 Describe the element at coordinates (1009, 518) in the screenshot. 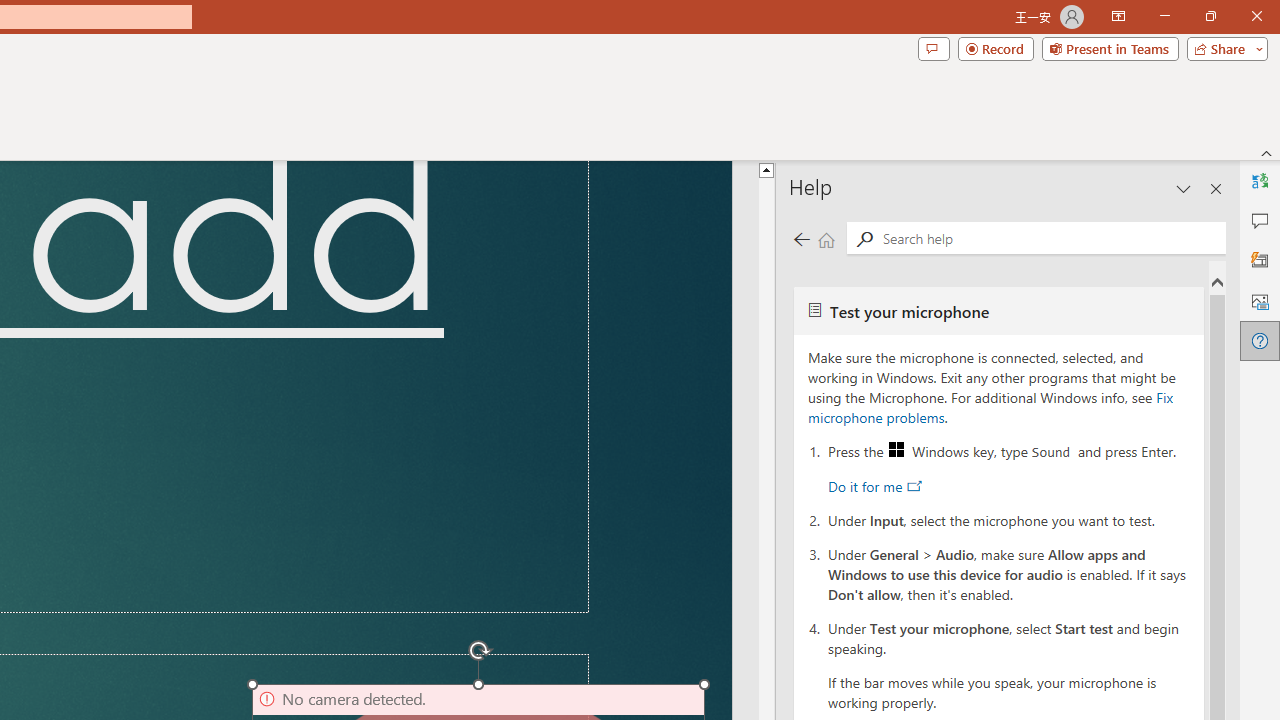

I see `'Under Input, select the microphone you want to test.'` at that location.